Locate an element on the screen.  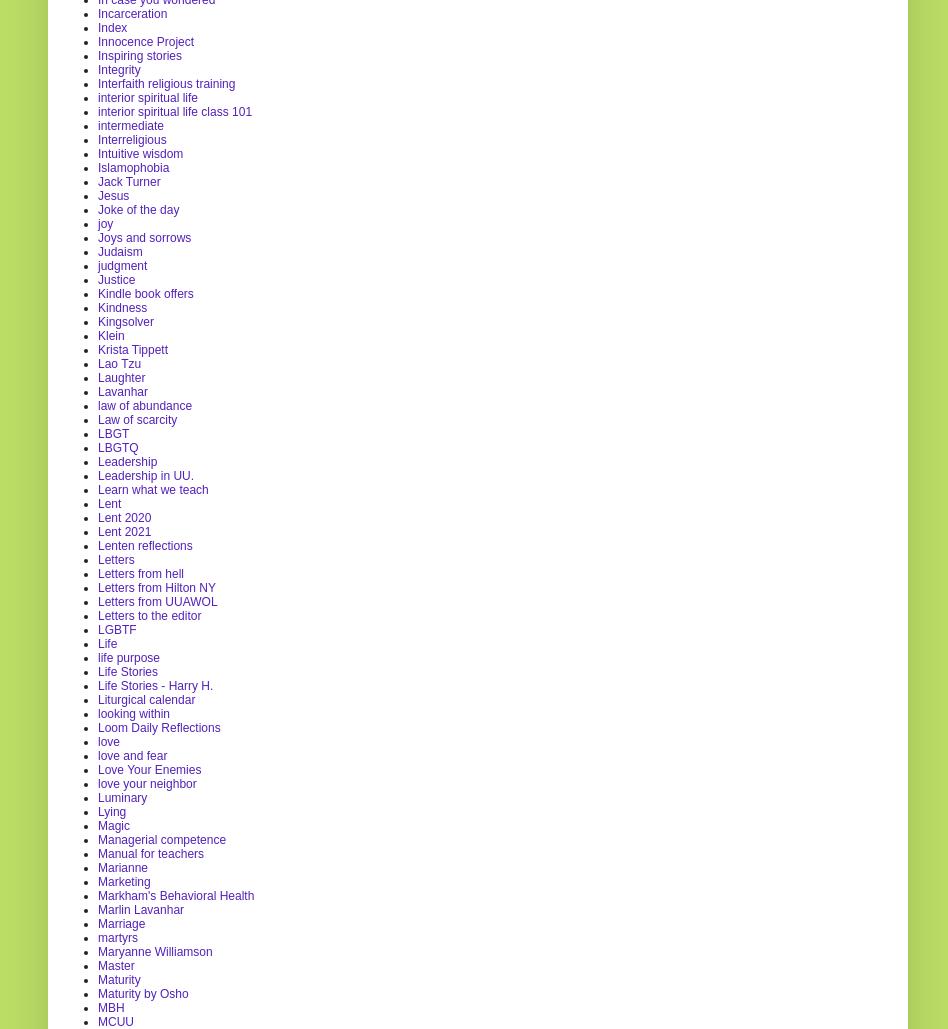
'Justice' is located at coordinates (116, 277).